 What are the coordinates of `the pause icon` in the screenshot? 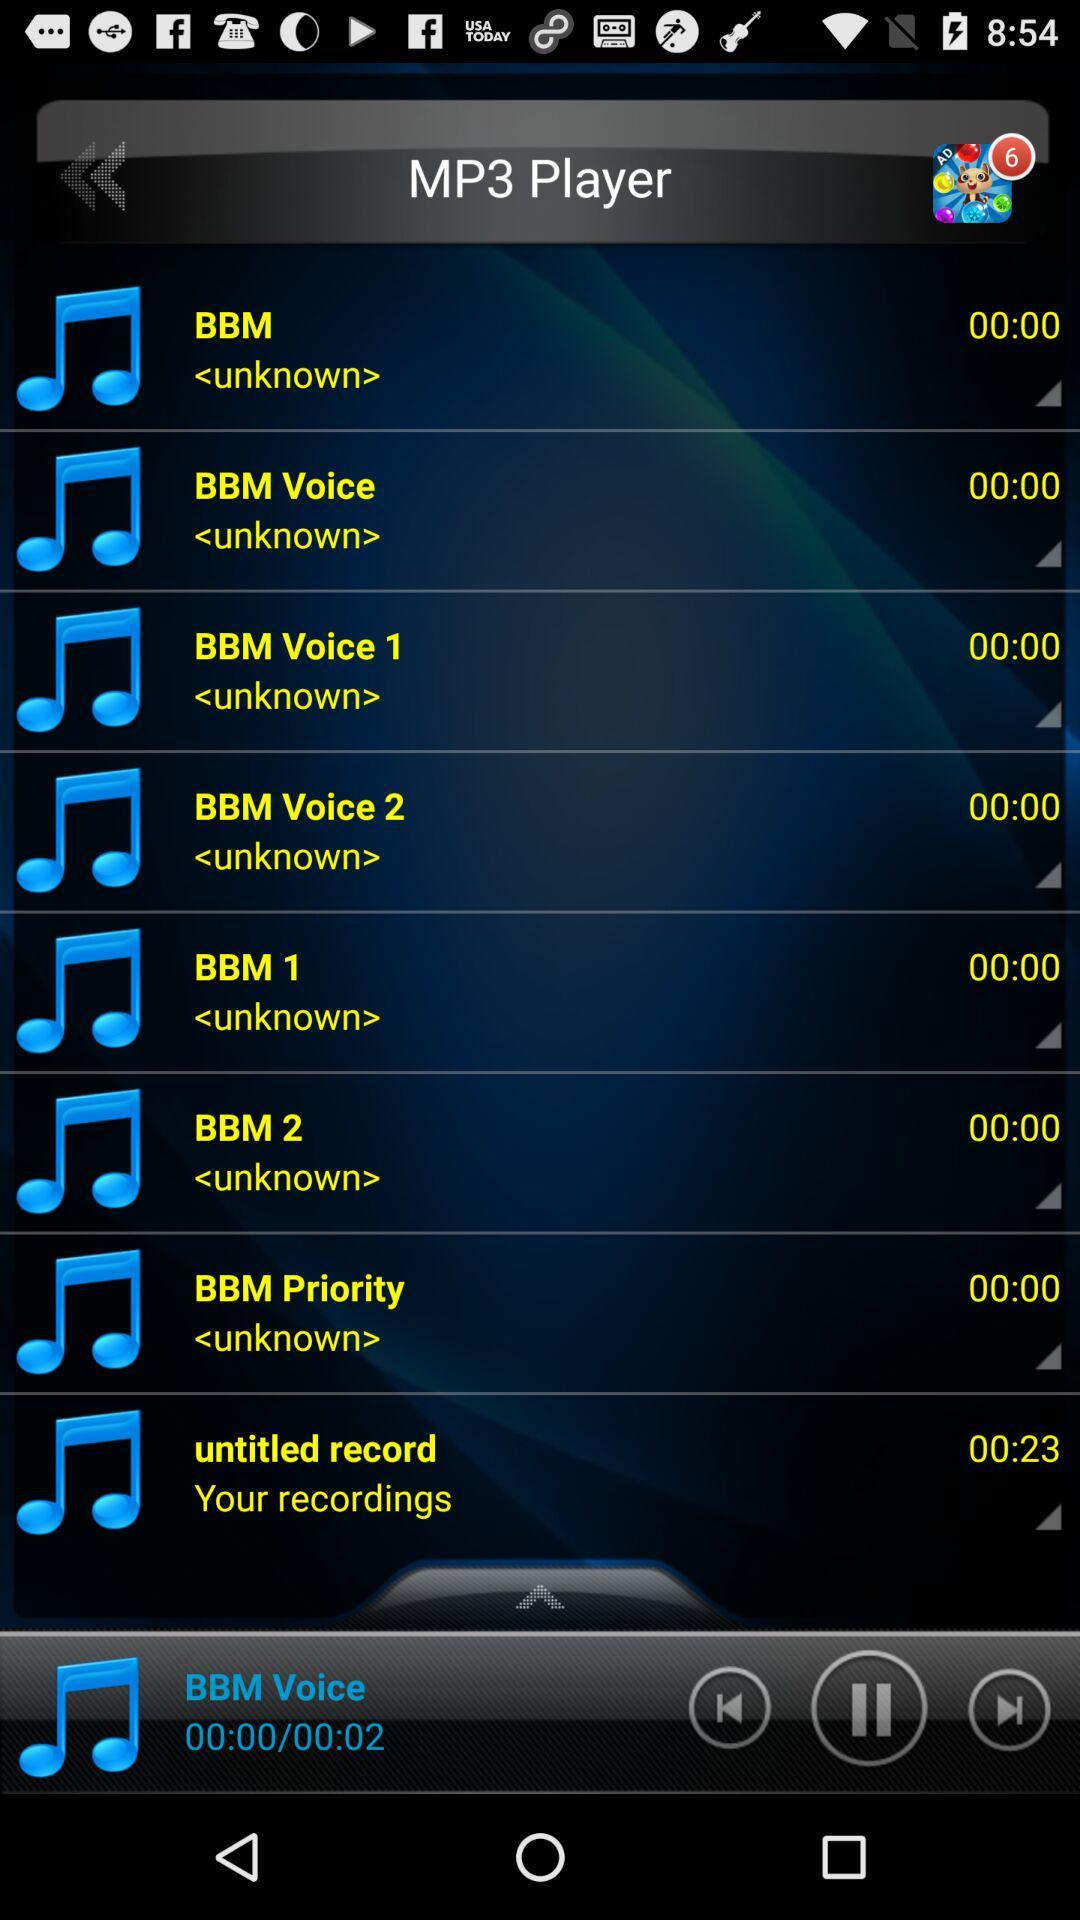 It's located at (868, 1828).